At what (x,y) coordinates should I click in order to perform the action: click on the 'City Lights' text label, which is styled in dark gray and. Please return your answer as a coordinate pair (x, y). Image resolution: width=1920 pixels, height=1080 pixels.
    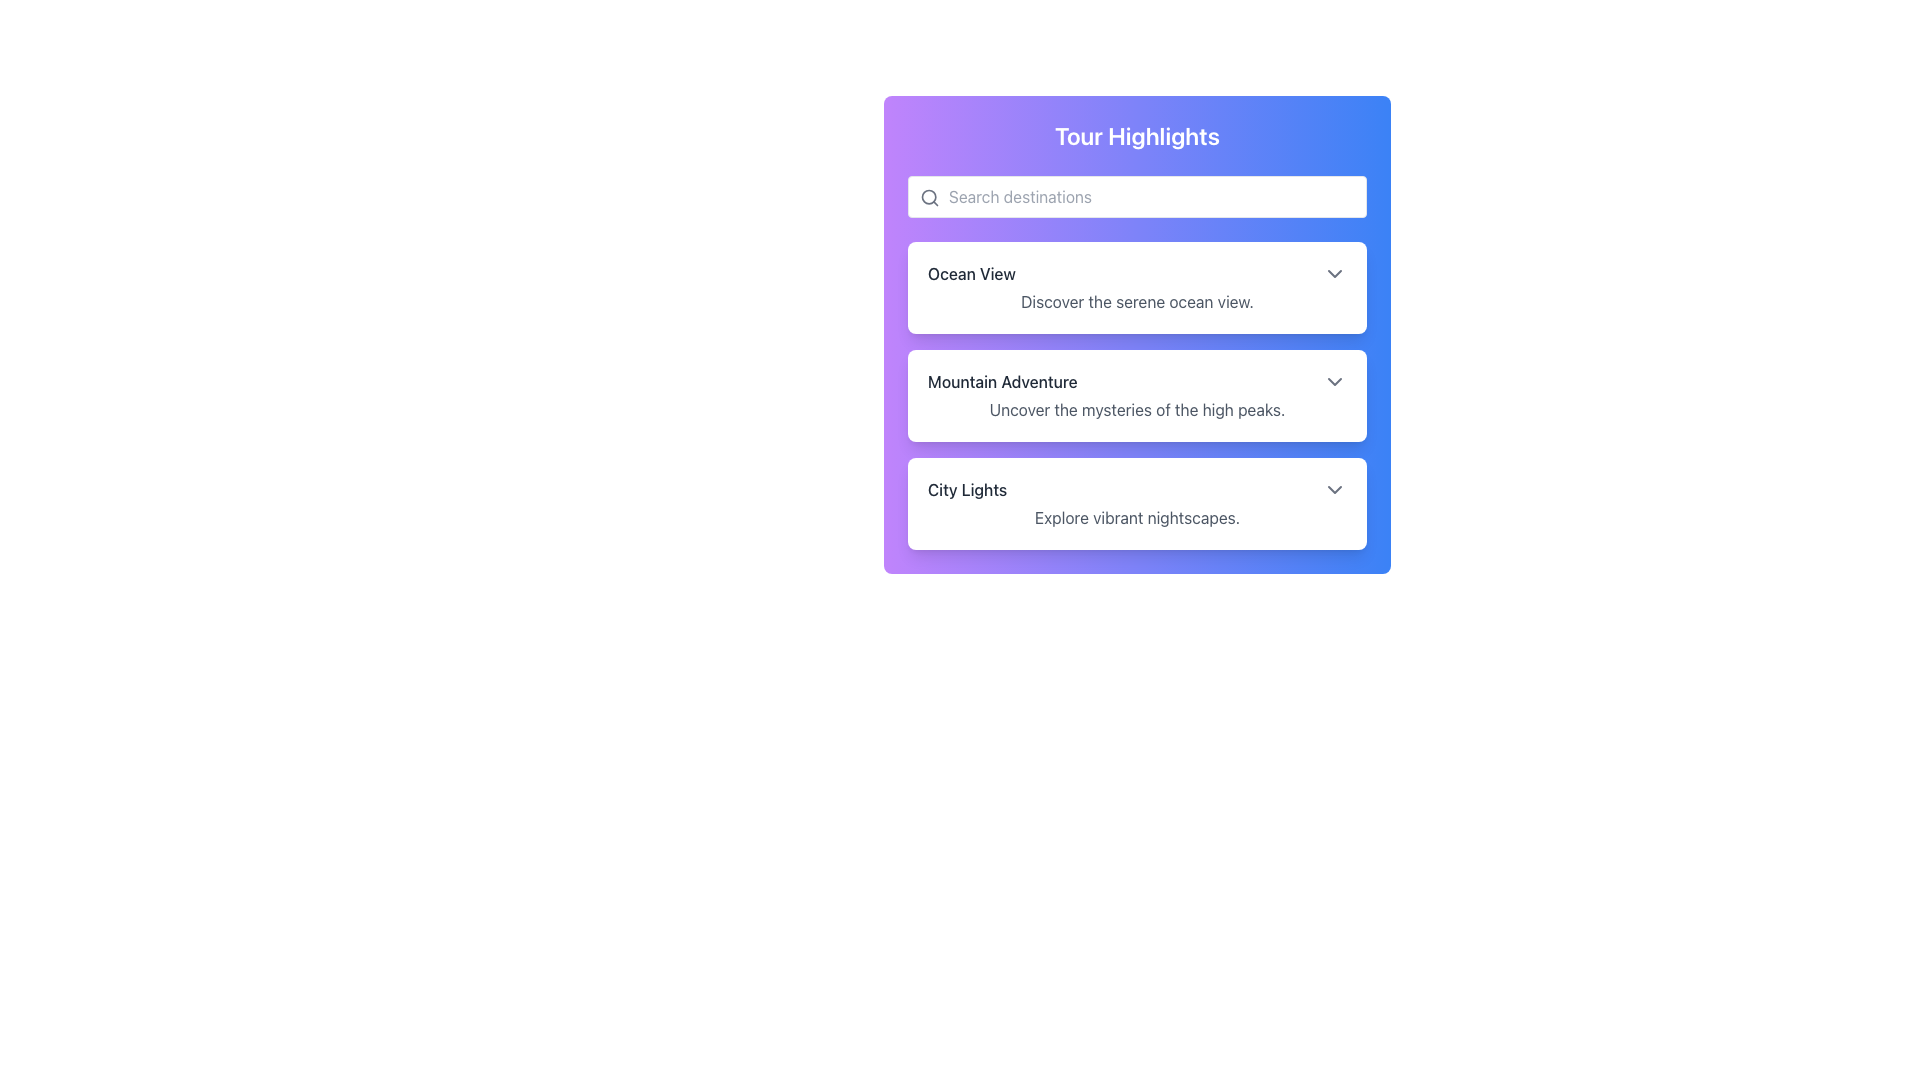
    Looking at the image, I should click on (967, 489).